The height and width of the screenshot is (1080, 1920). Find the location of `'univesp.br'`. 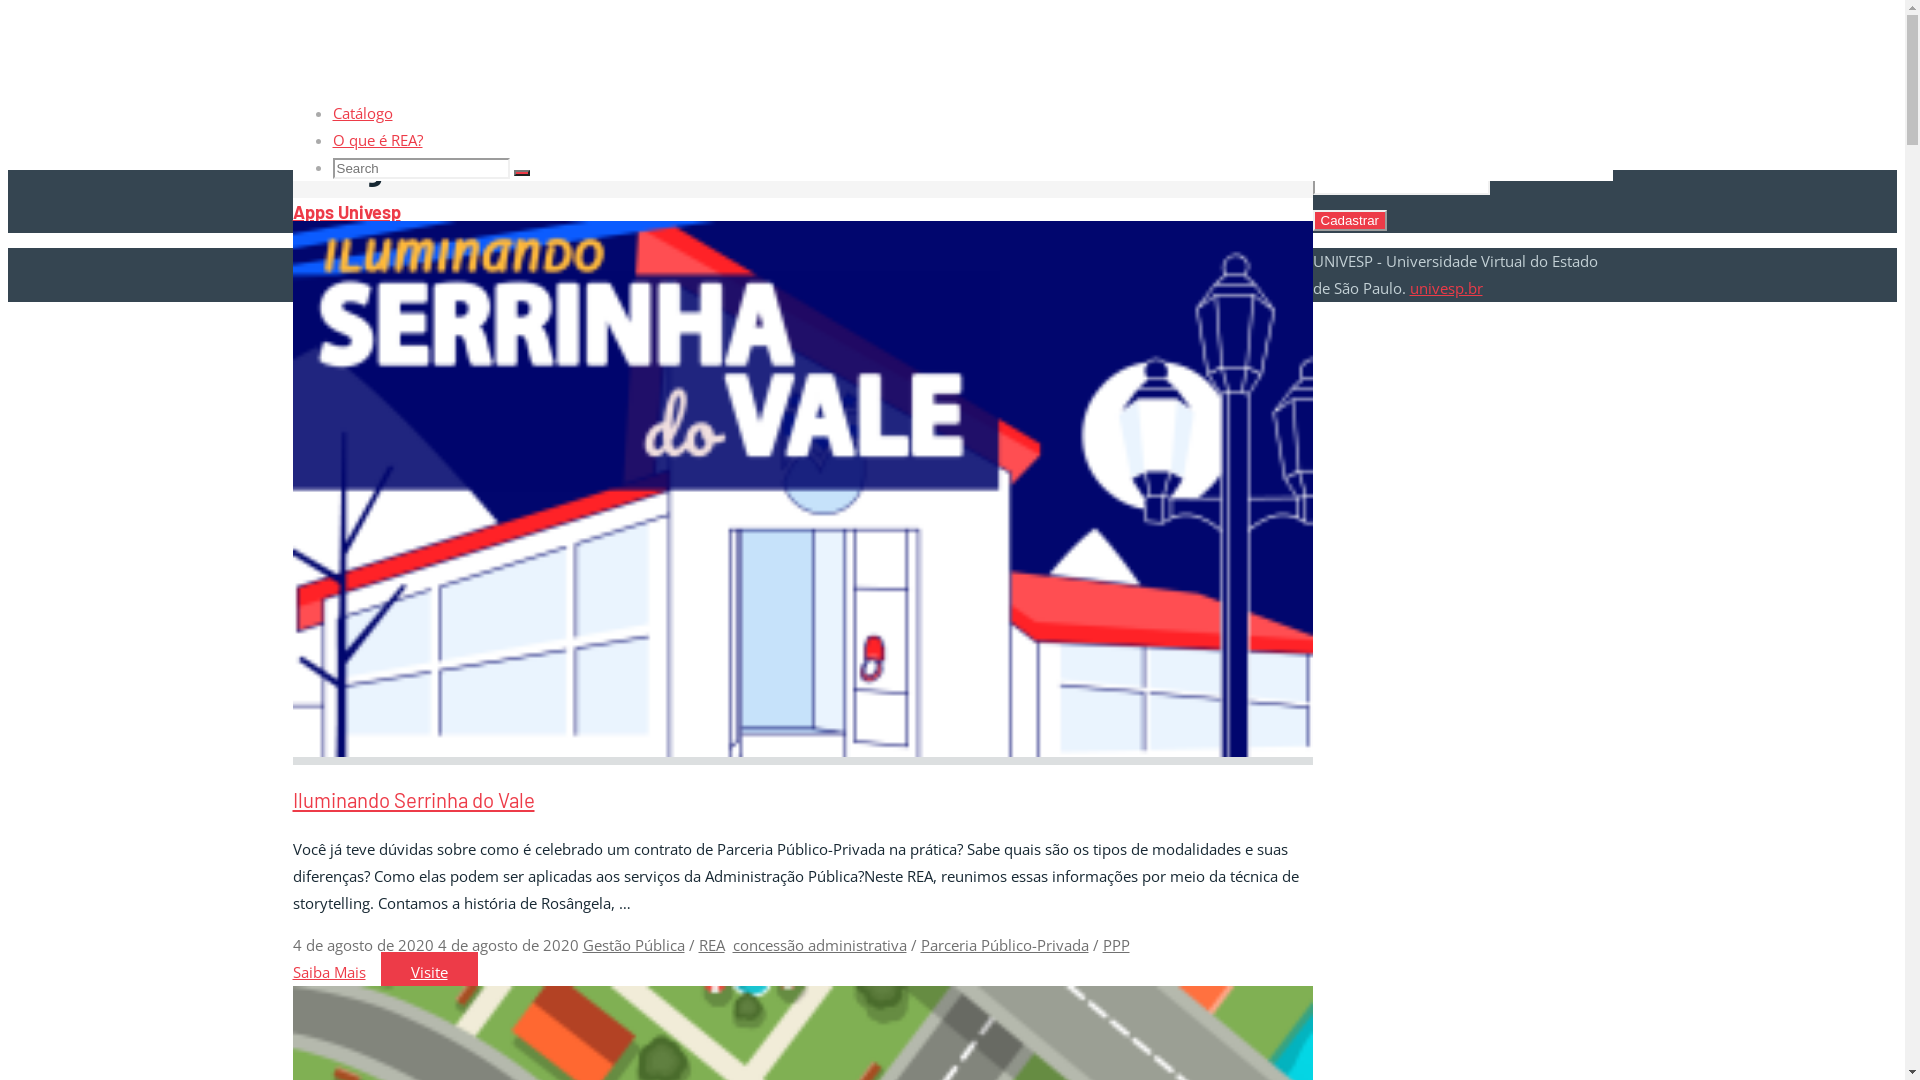

'univesp.br' is located at coordinates (1446, 288).